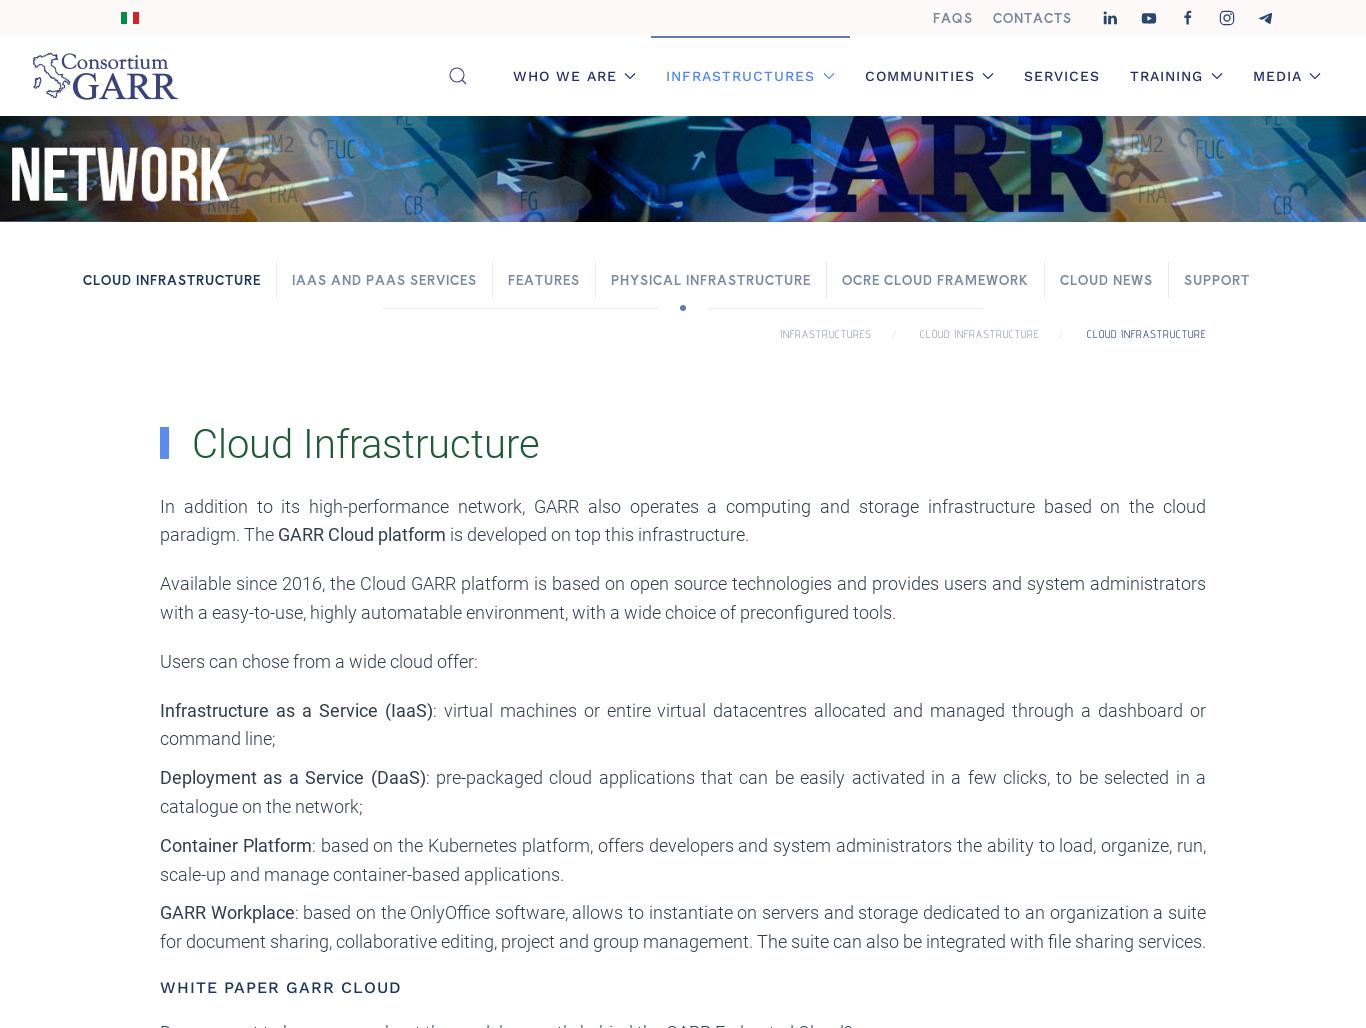 This screenshot has height=1028, width=1366. I want to click on 'is developed on top this infrastructure.', so click(596, 534).